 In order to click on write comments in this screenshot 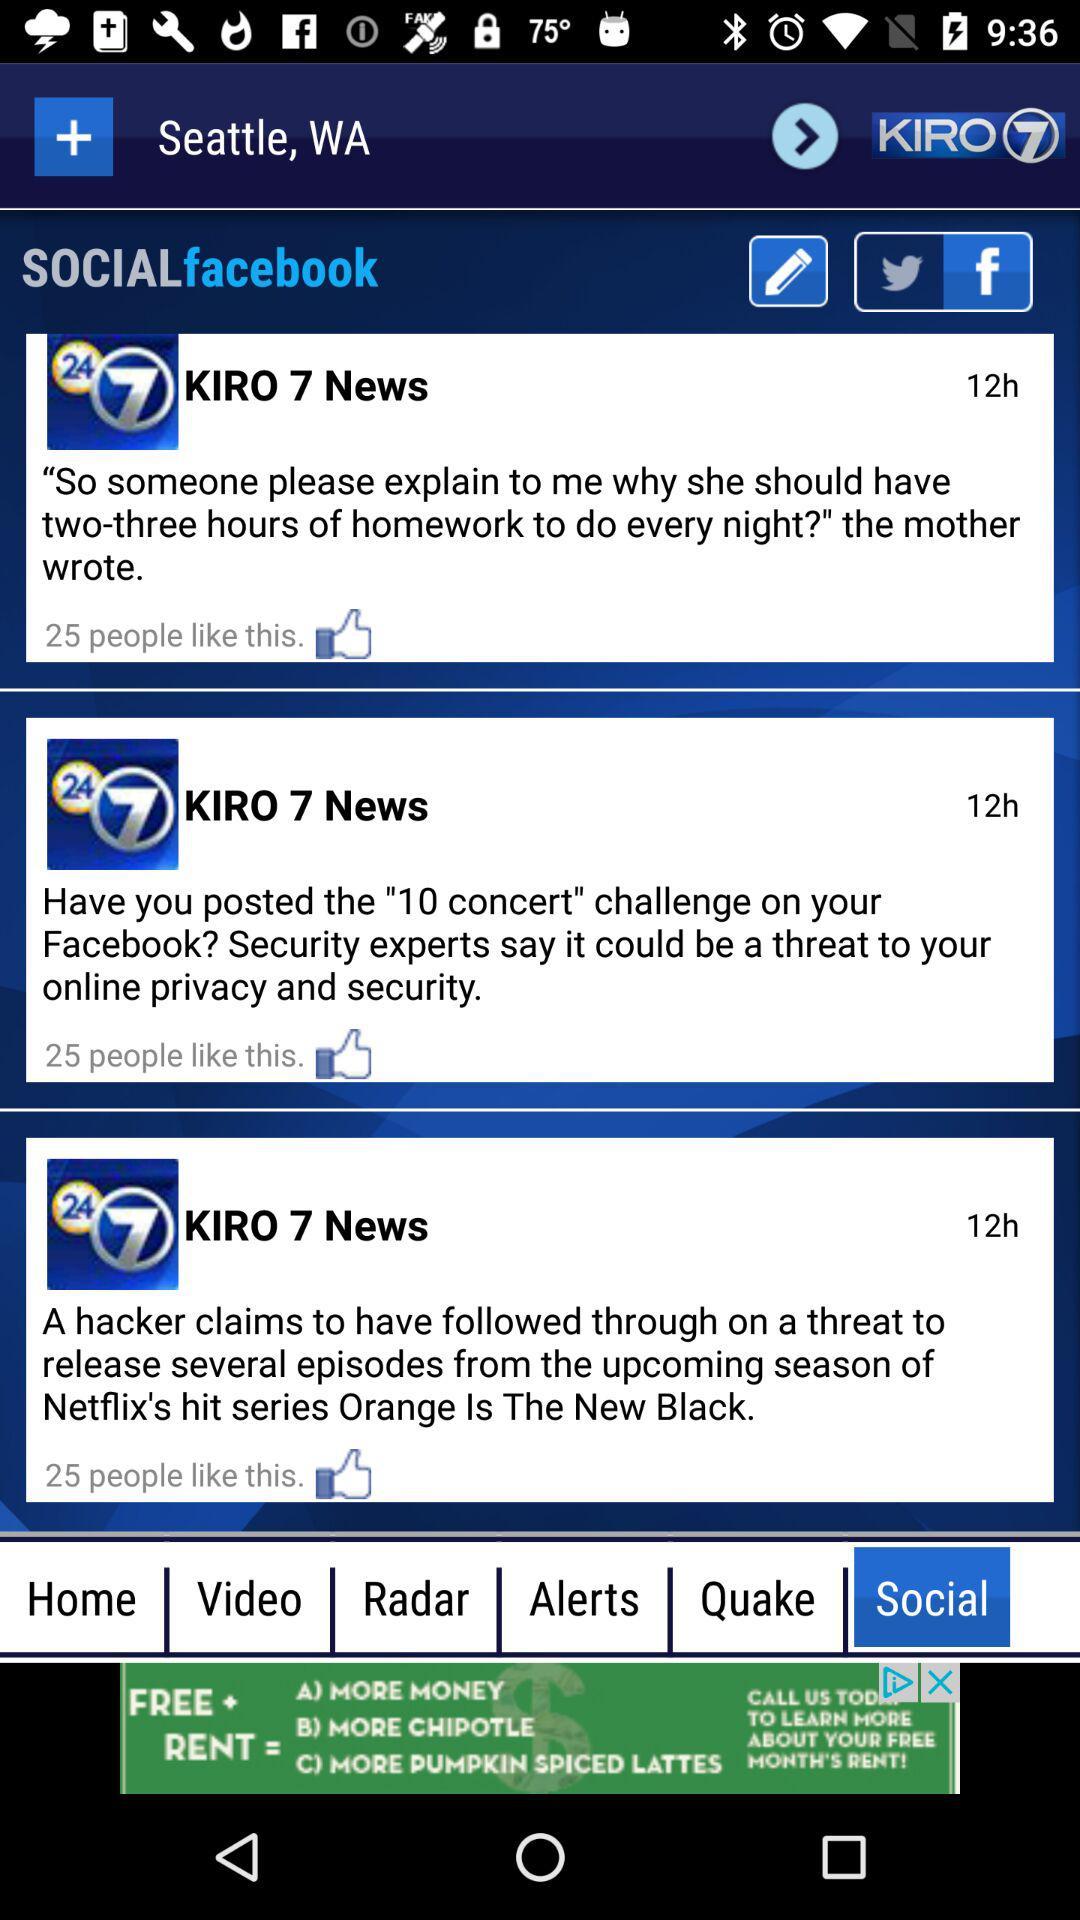, I will do `click(787, 270)`.